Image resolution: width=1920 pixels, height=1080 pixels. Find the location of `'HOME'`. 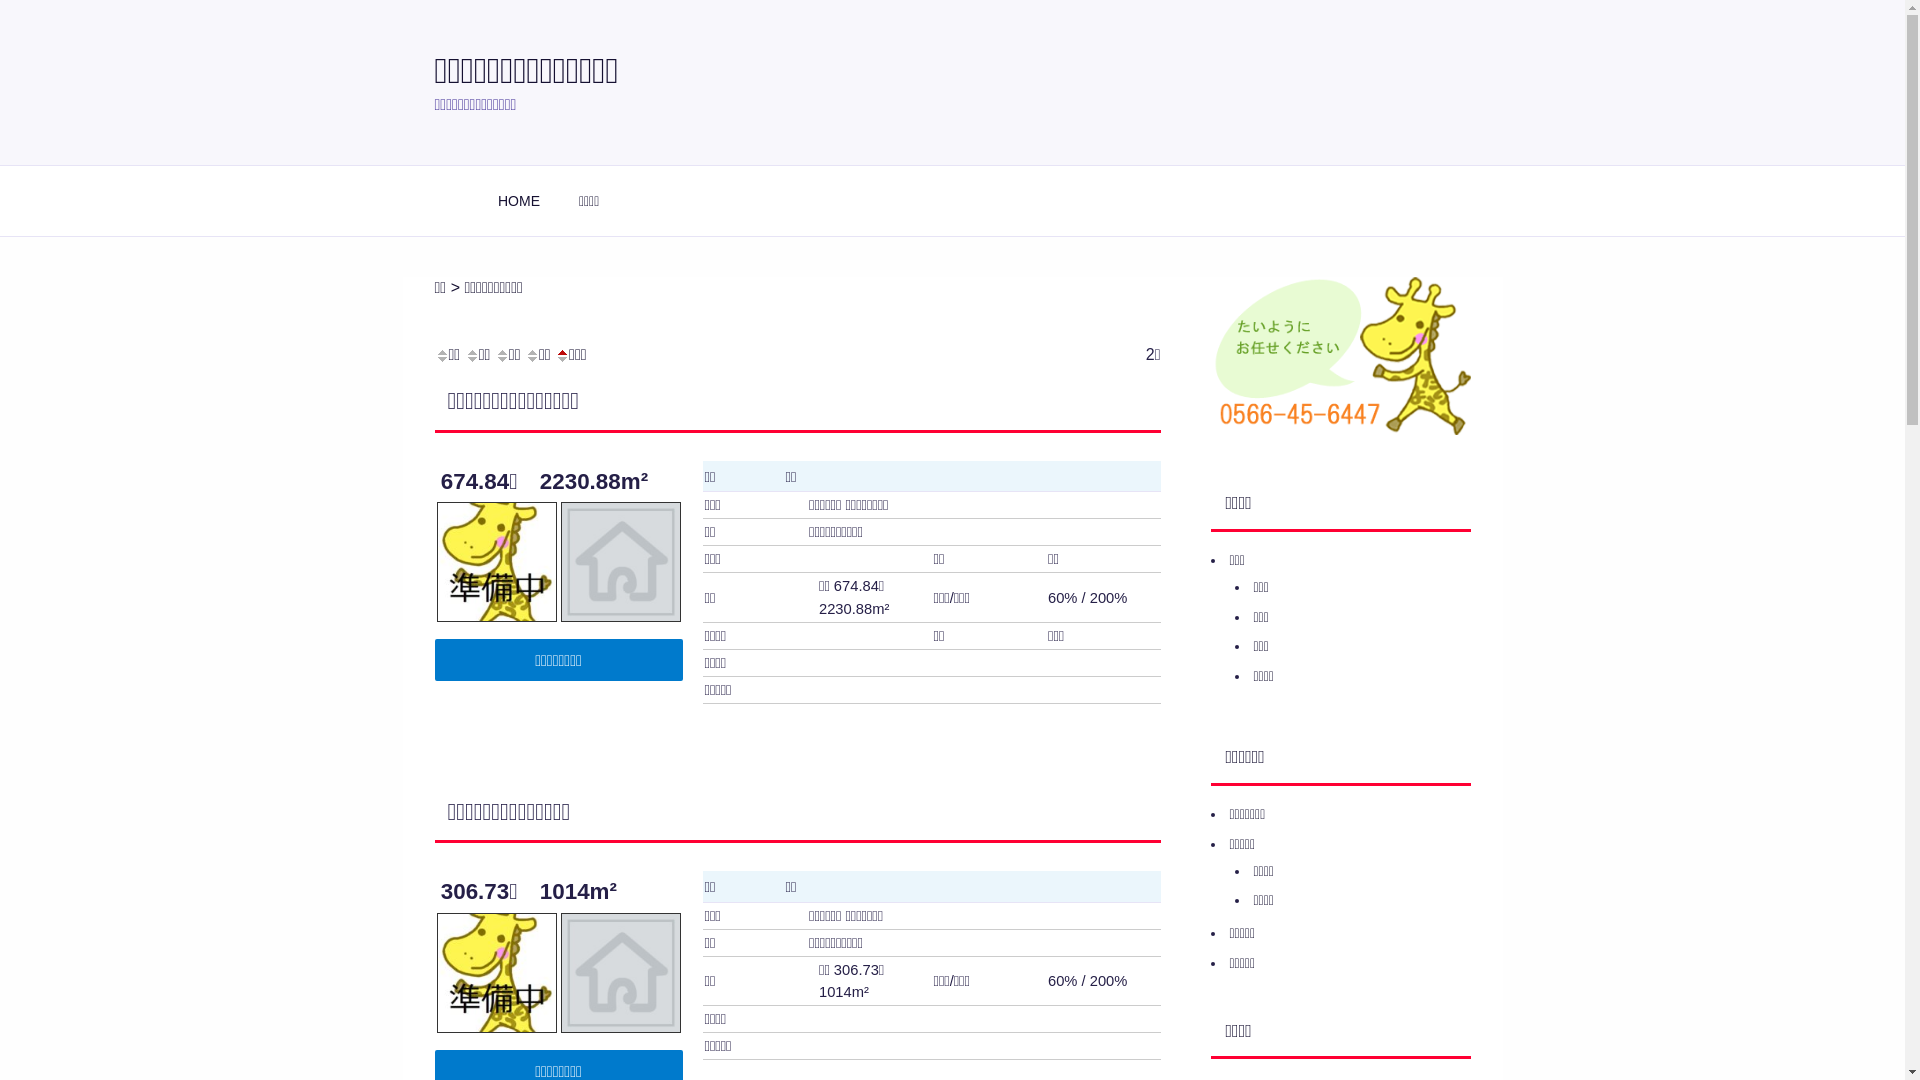

'HOME' is located at coordinates (518, 200).